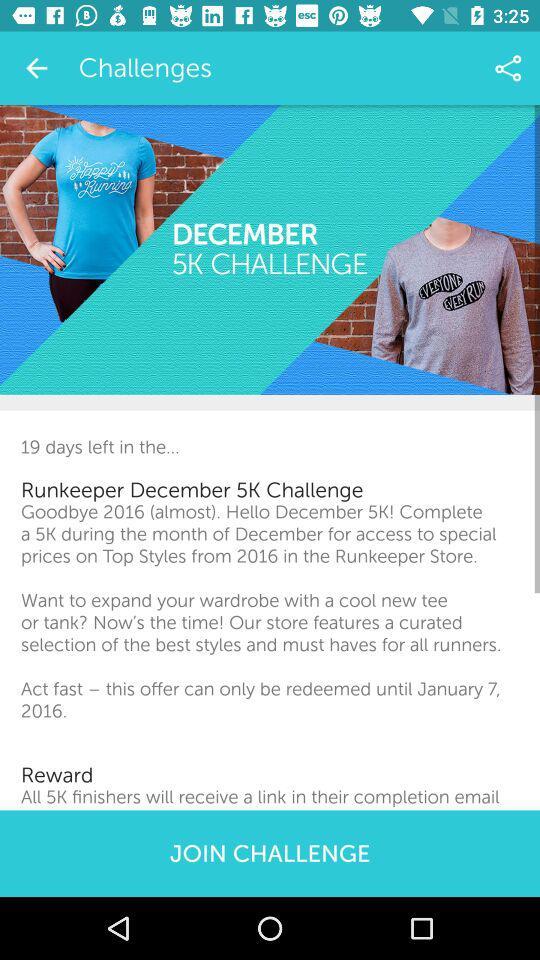 The image size is (540, 960). I want to click on icon next to challenges, so click(36, 68).